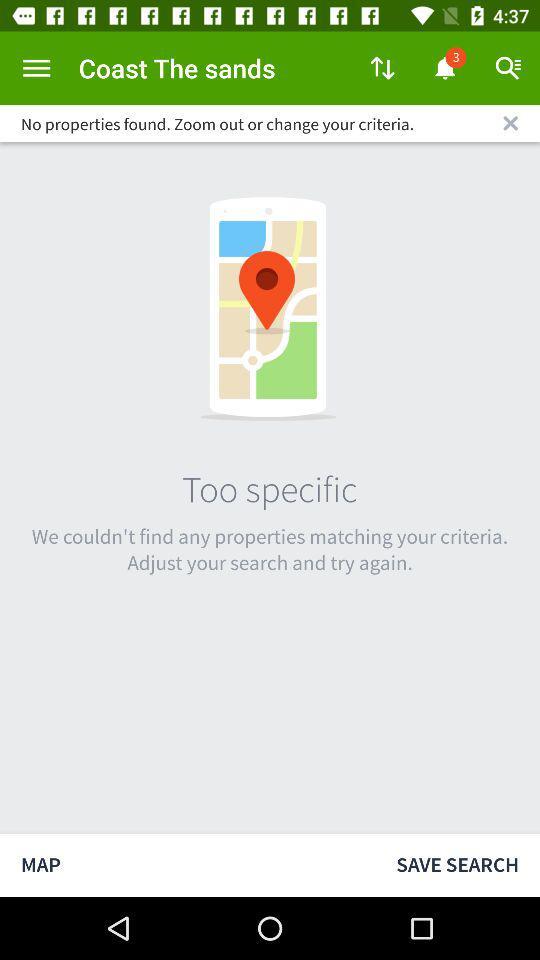  What do you see at coordinates (510, 122) in the screenshot?
I see `exit the search` at bounding box center [510, 122].